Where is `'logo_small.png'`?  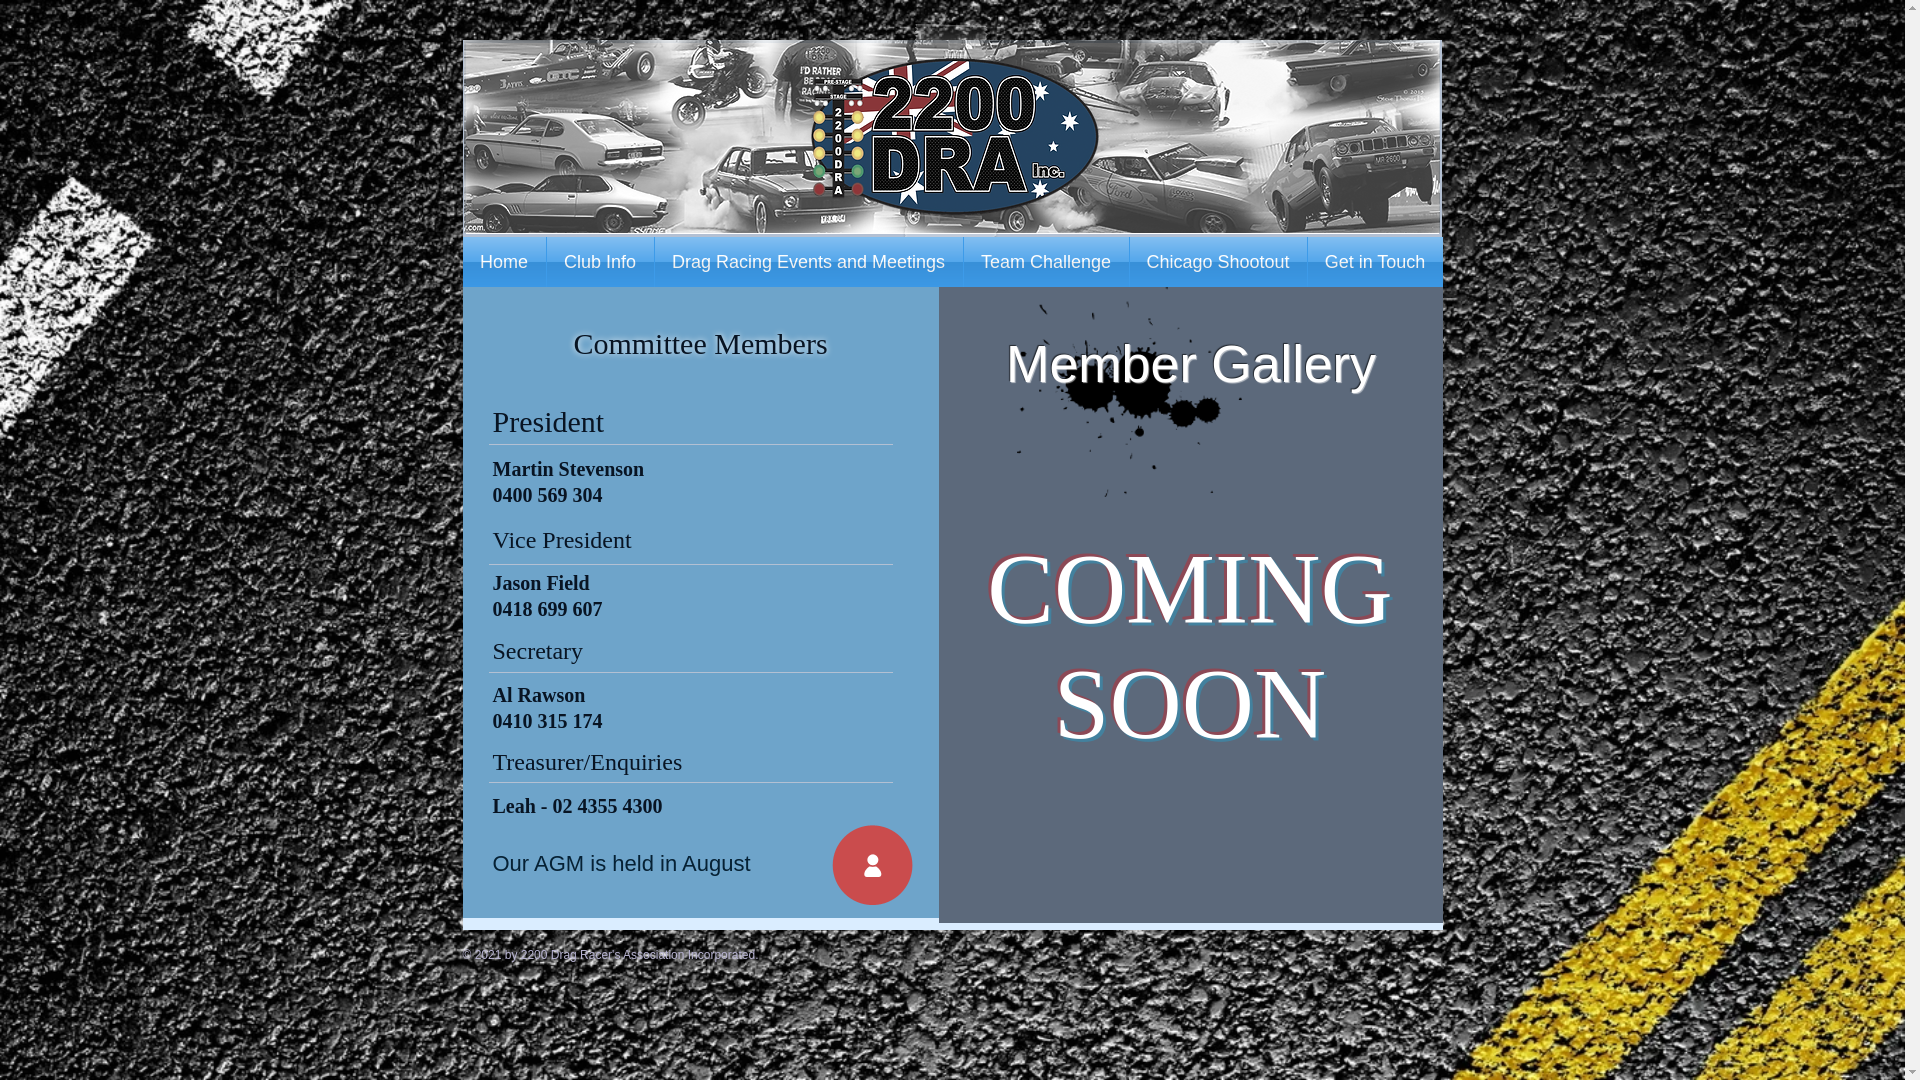
'logo_small.png' is located at coordinates (953, 136).